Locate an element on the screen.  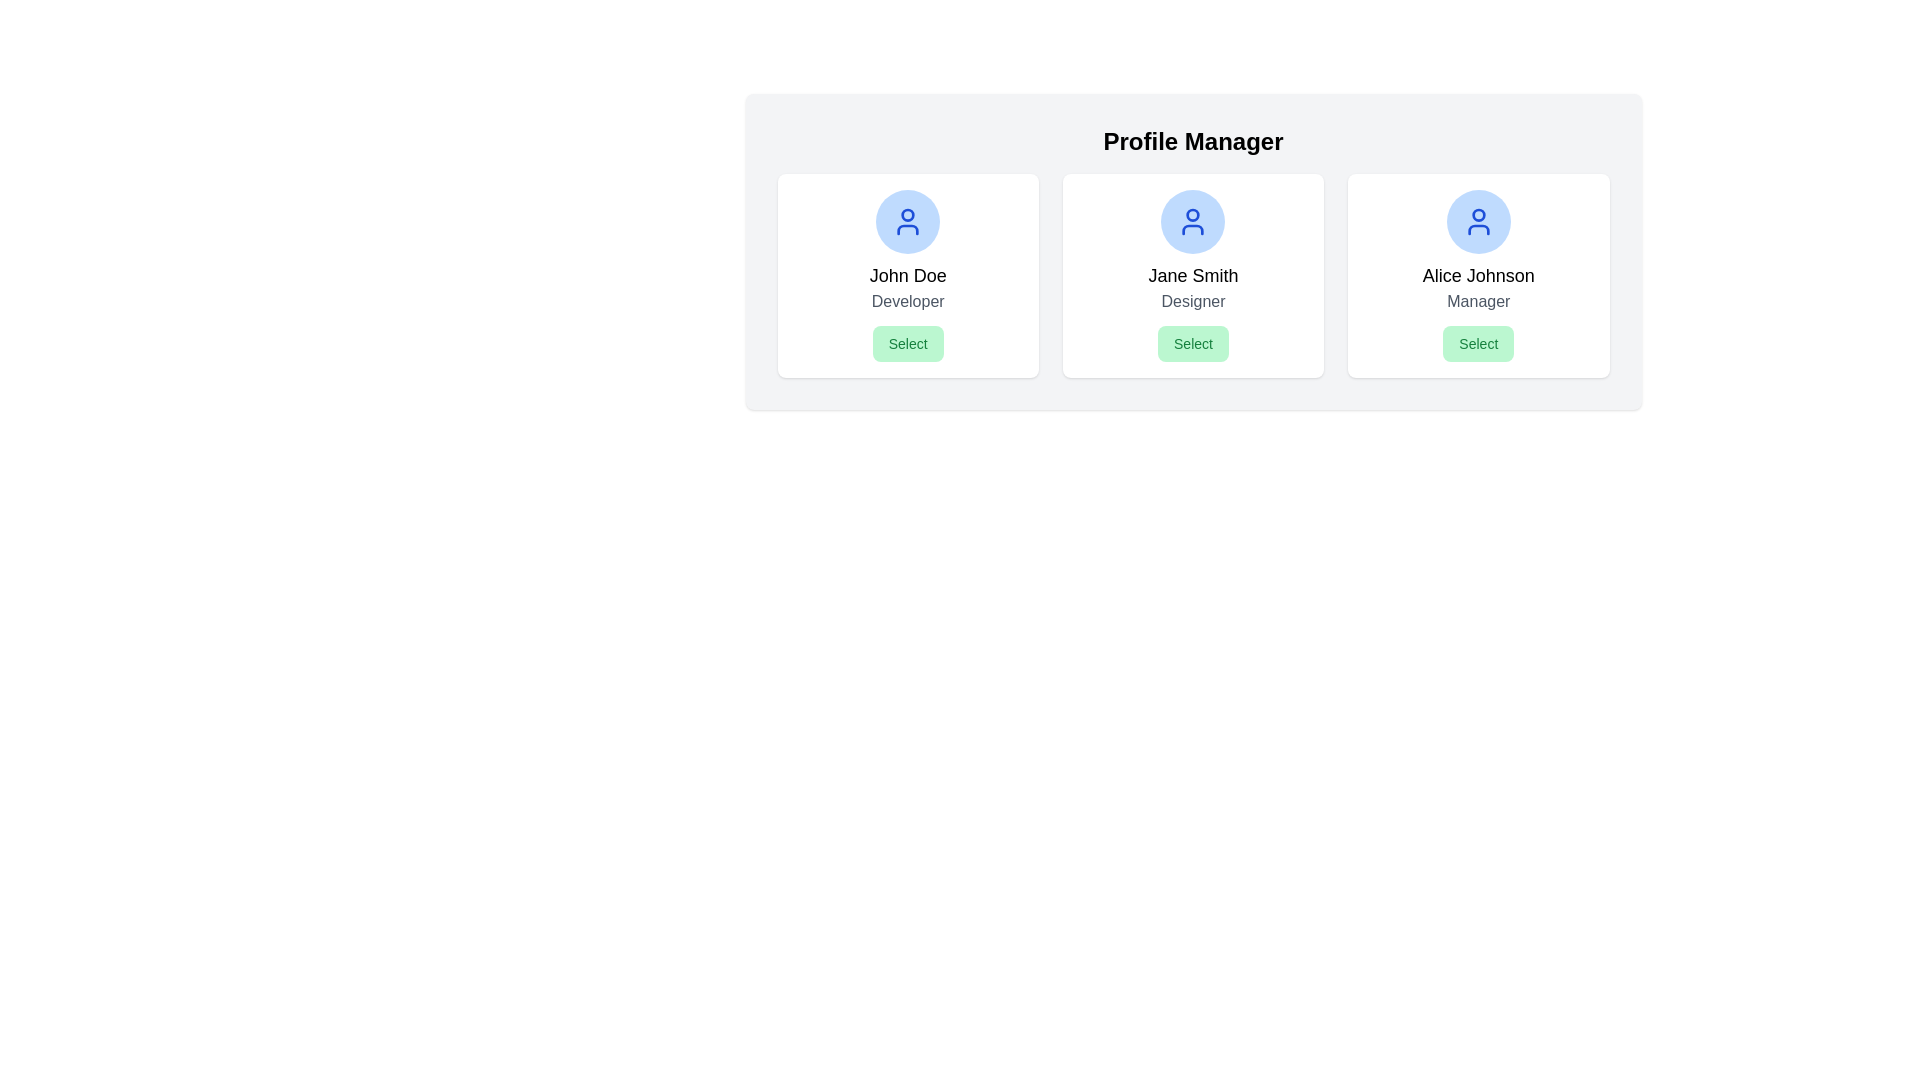
the text label displaying the title or position associated with 'Jane Smith', which is located directly below the name and above the green 'Select' button in the profile card is located at coordinates (1193, 301).